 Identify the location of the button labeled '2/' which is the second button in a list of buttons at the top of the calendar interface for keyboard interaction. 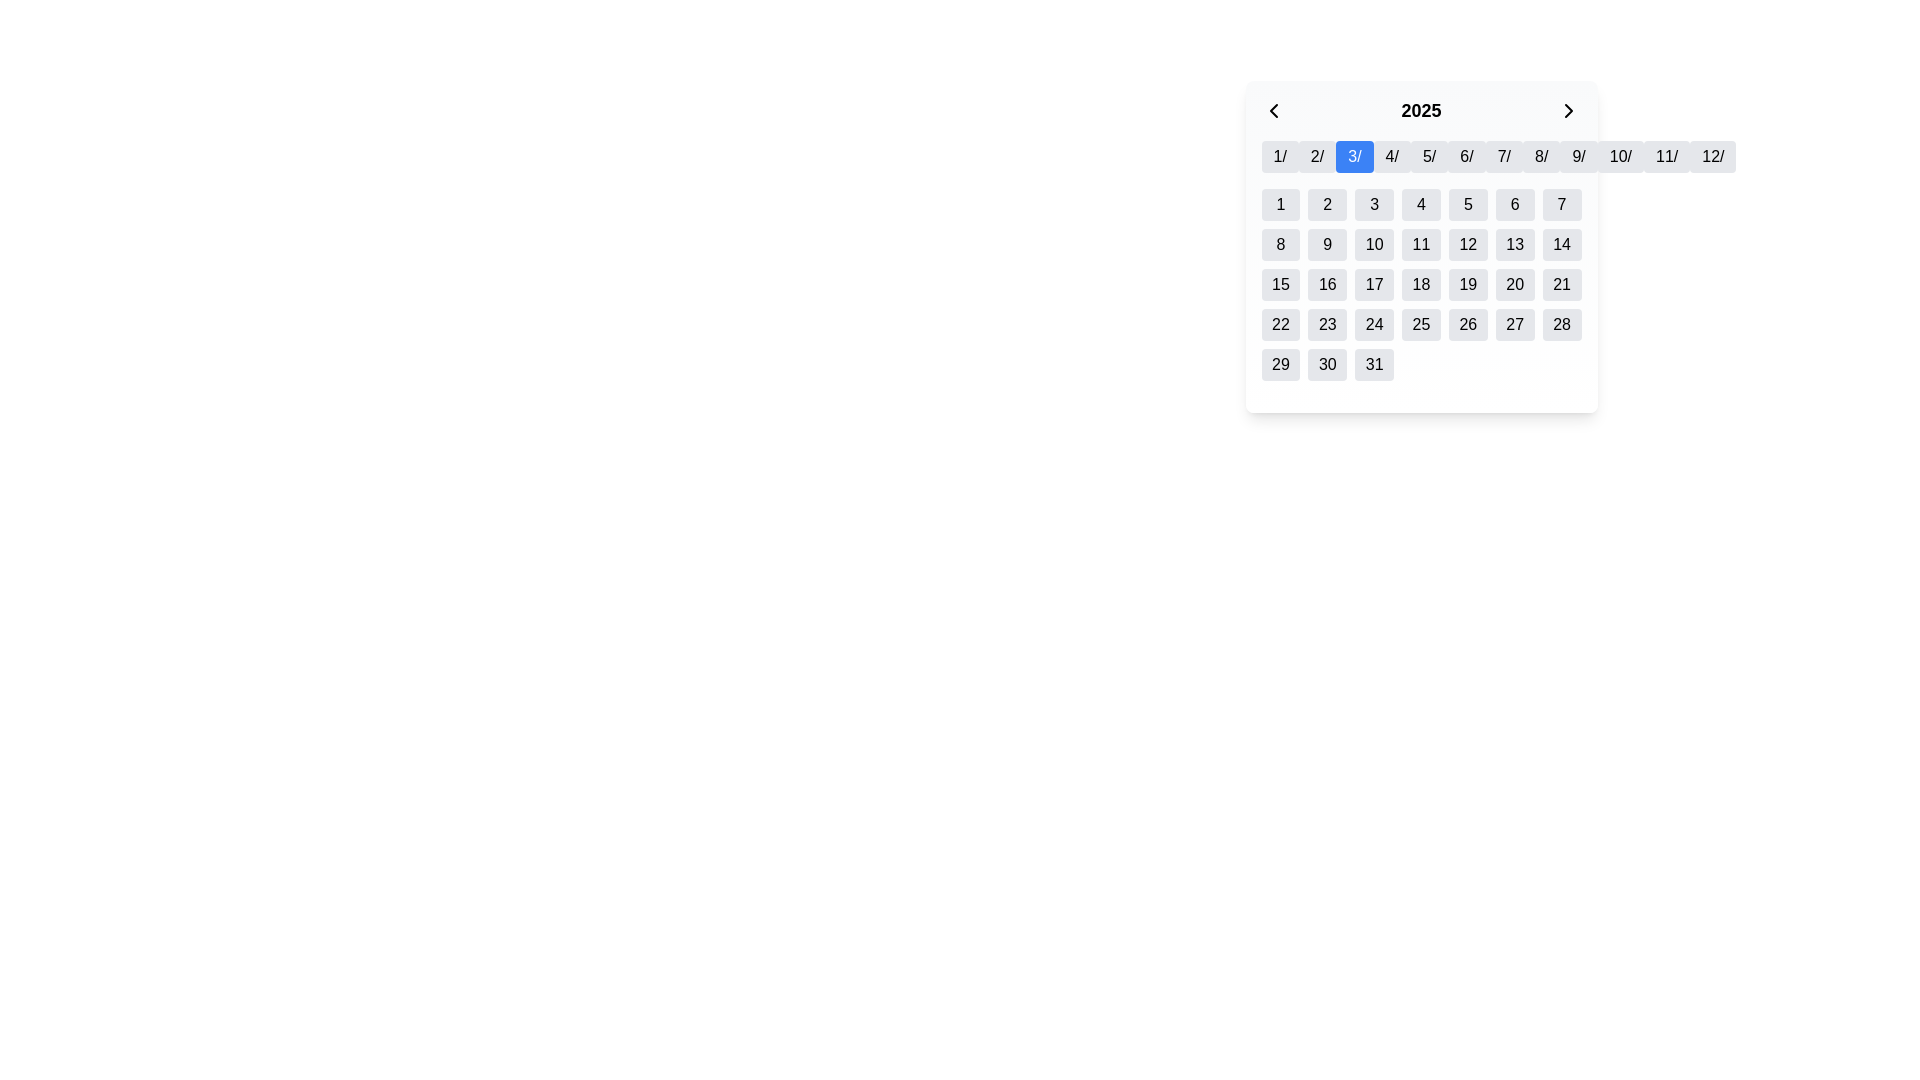
(1317, 156).